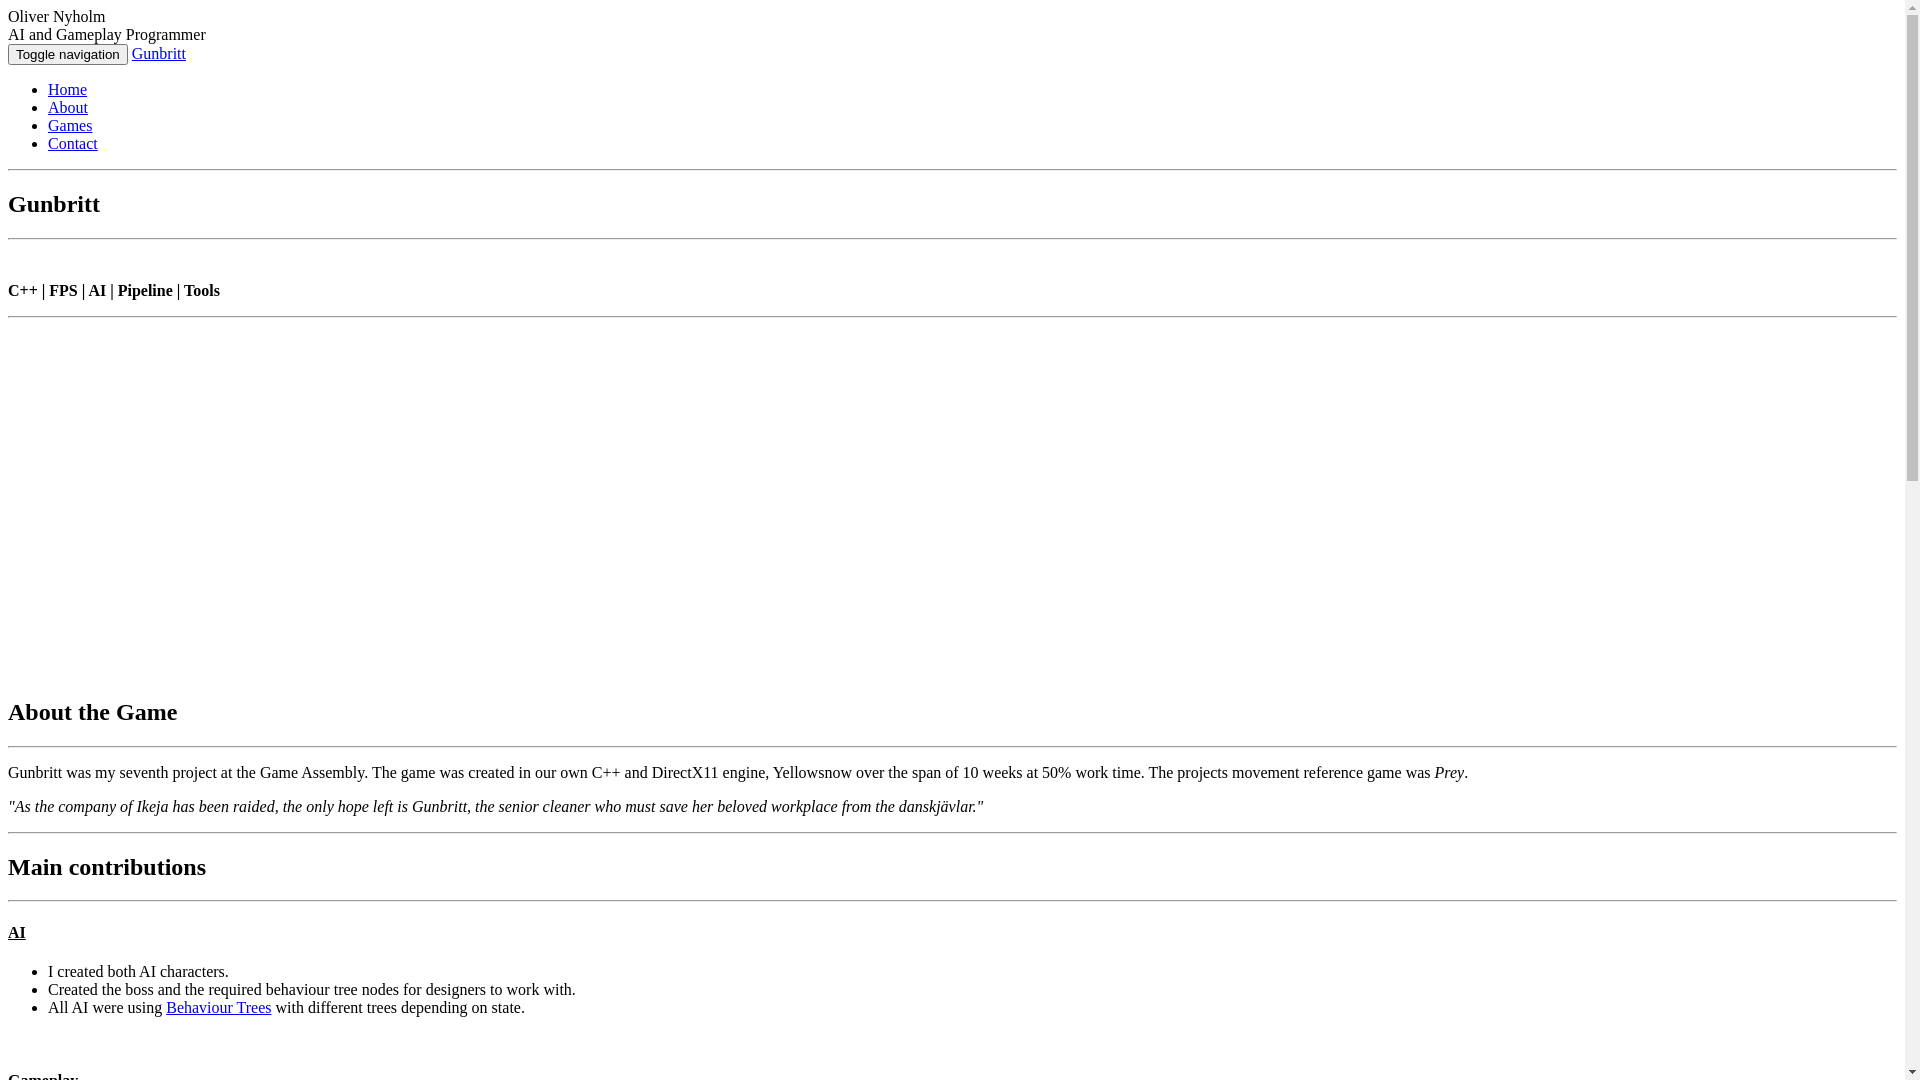 The image size is (1920, 1080). What do you see at coordinates (72, 142) in the screenshot?
I see `'Contact'` at bounding box center [72, 142].